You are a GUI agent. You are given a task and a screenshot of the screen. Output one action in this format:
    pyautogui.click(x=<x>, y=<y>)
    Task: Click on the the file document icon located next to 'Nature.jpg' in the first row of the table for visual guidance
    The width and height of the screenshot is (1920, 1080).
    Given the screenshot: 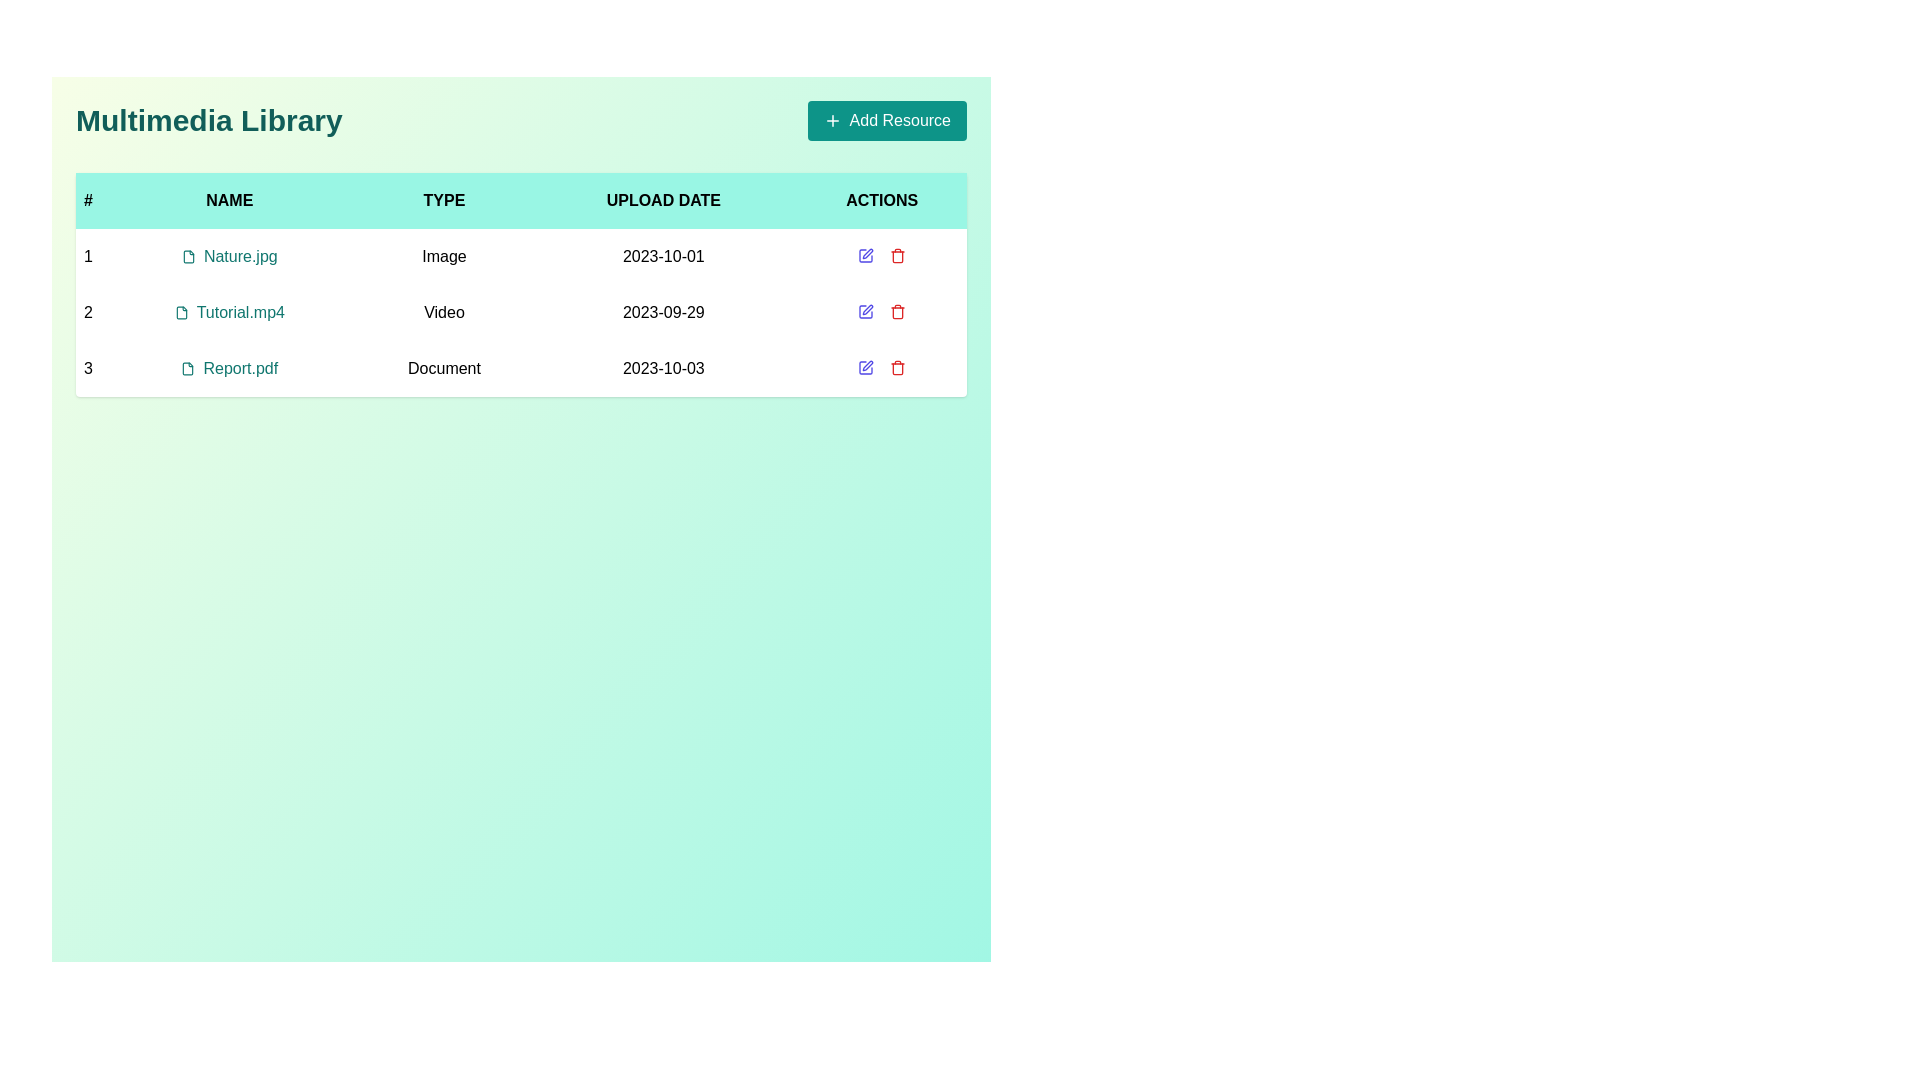 What is the action you would take?
    pyautogui.click(x=188, y=256)
    